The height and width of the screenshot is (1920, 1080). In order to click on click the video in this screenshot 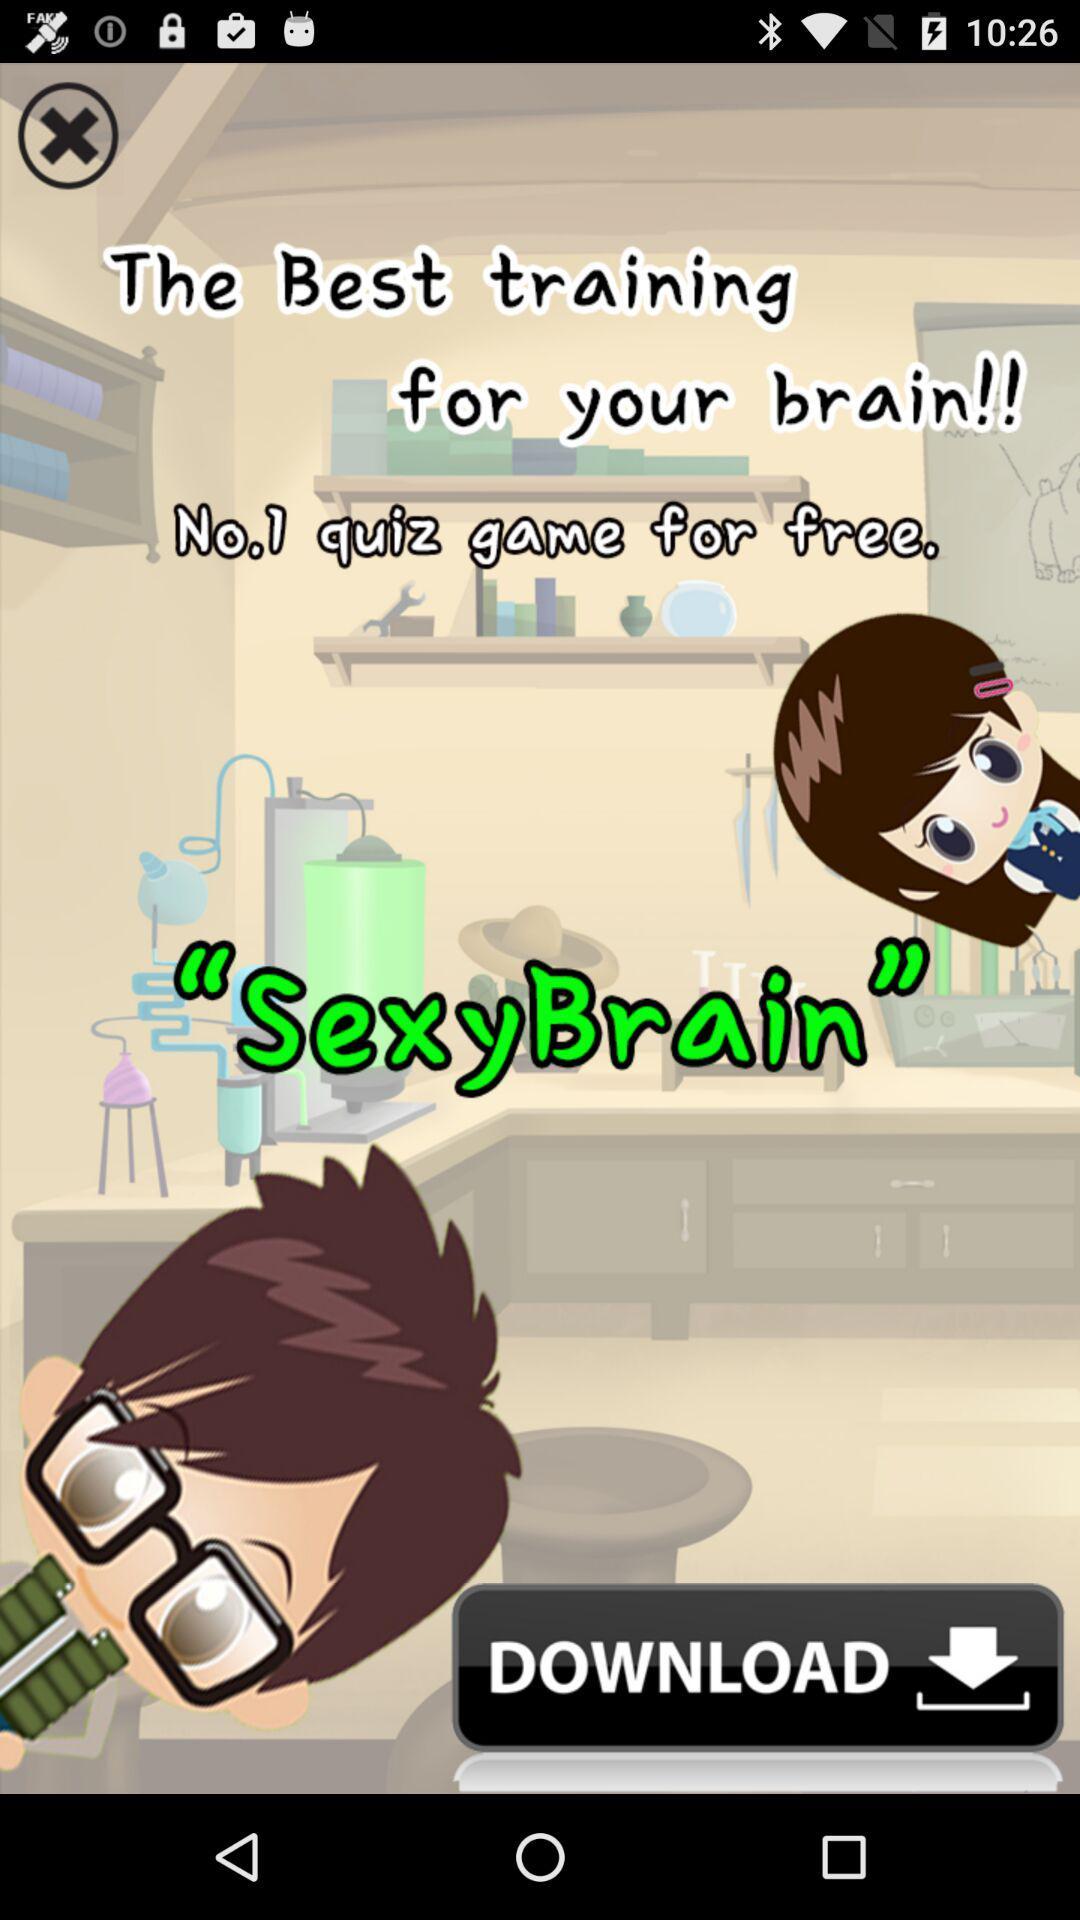, I will do `click(540, 888)`.